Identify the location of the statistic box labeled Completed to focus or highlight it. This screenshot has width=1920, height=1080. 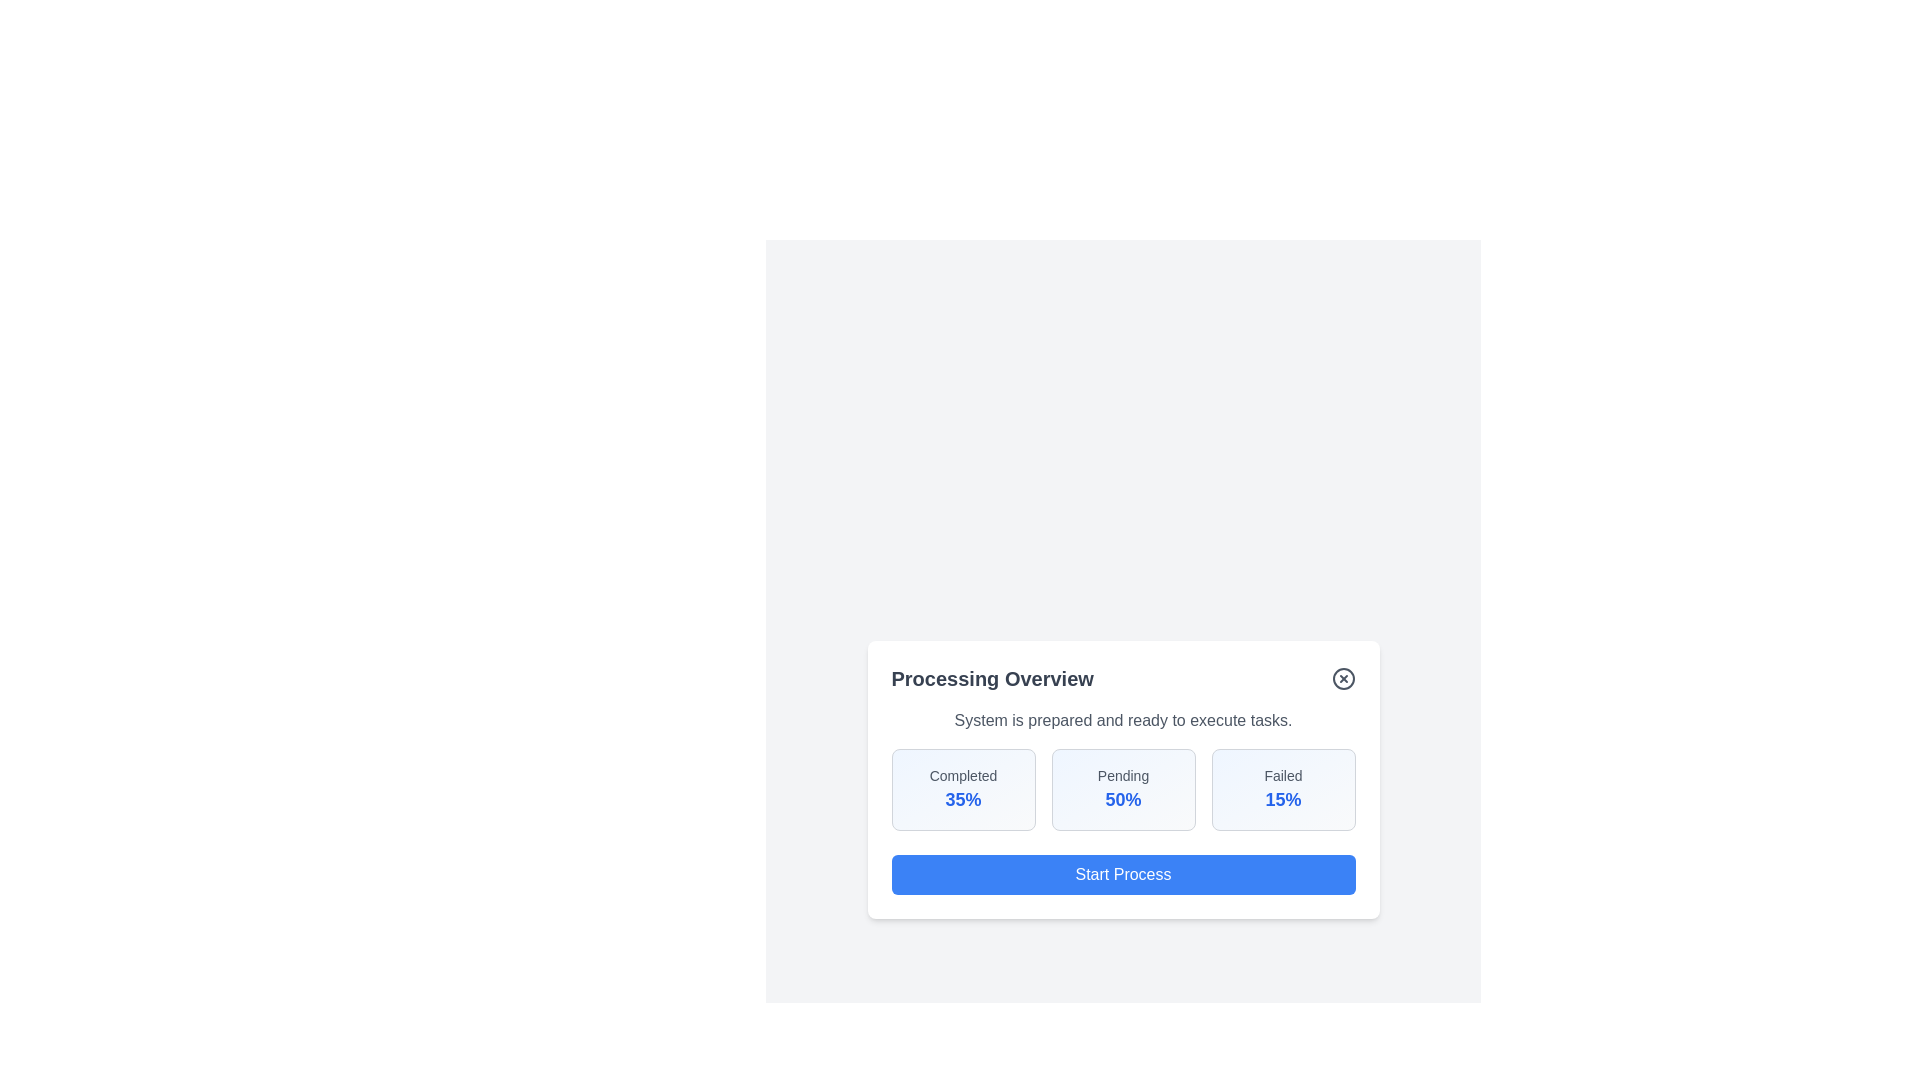
(963, 789).